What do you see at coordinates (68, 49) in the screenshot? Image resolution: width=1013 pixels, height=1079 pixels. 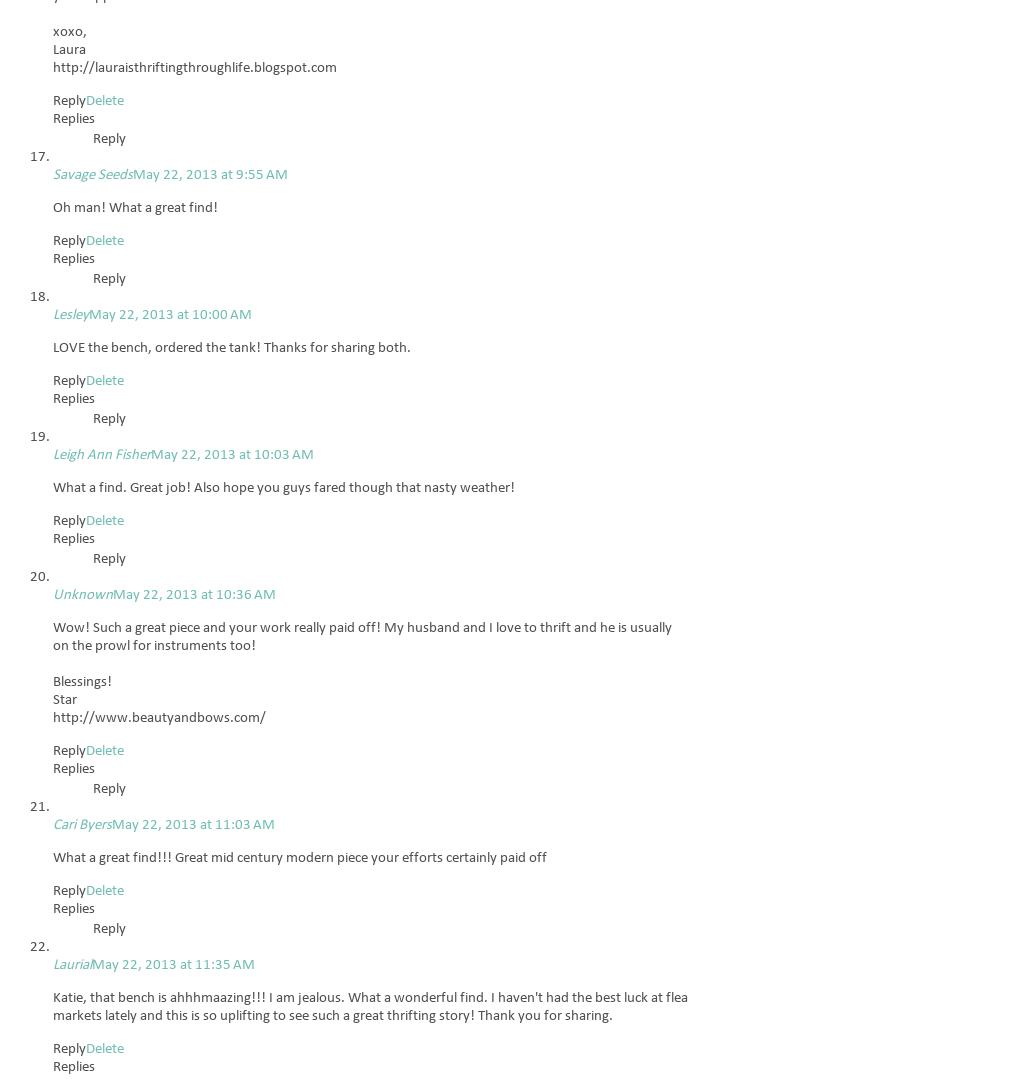 I see `'Laura'` at bounding box center [68, 49].